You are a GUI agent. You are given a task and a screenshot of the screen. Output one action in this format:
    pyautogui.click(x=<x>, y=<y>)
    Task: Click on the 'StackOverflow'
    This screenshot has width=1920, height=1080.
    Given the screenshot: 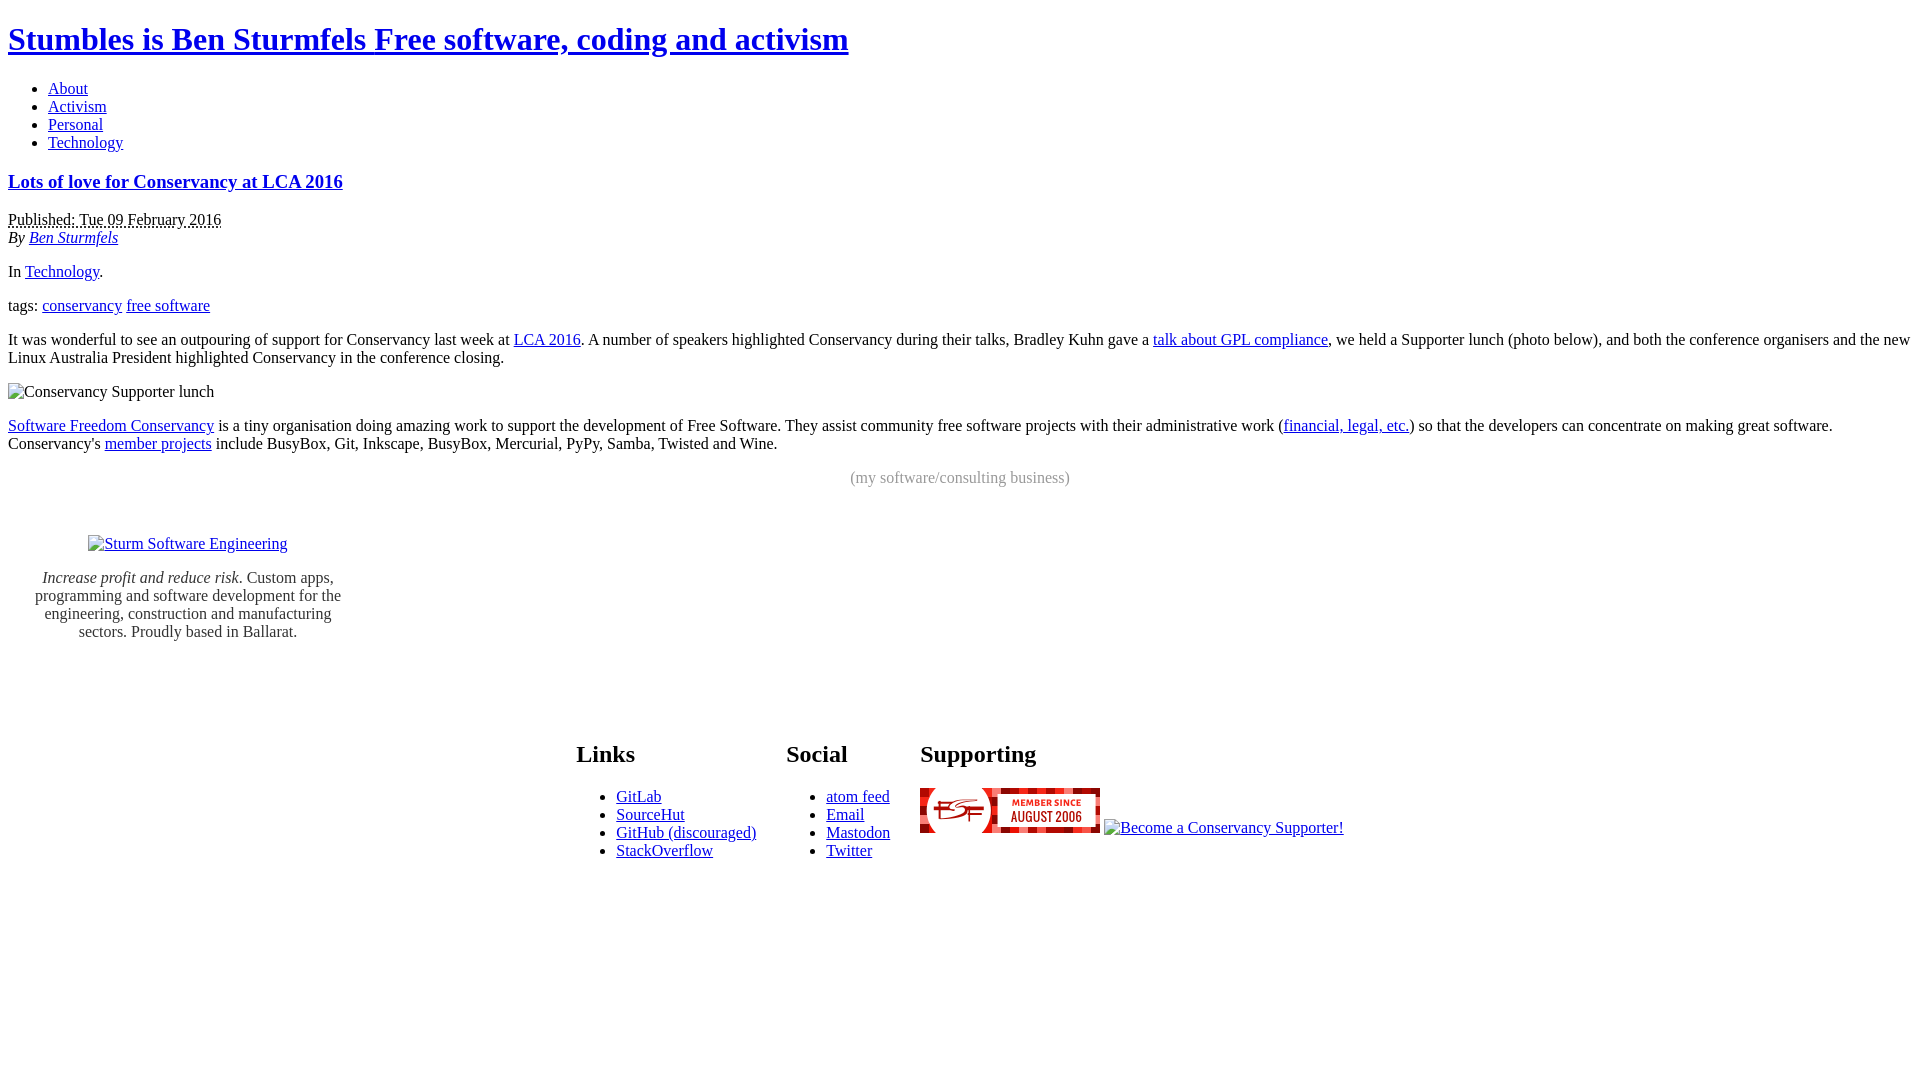 What is the action you would take?
    pyautogui.click(x=614, y=850)
    